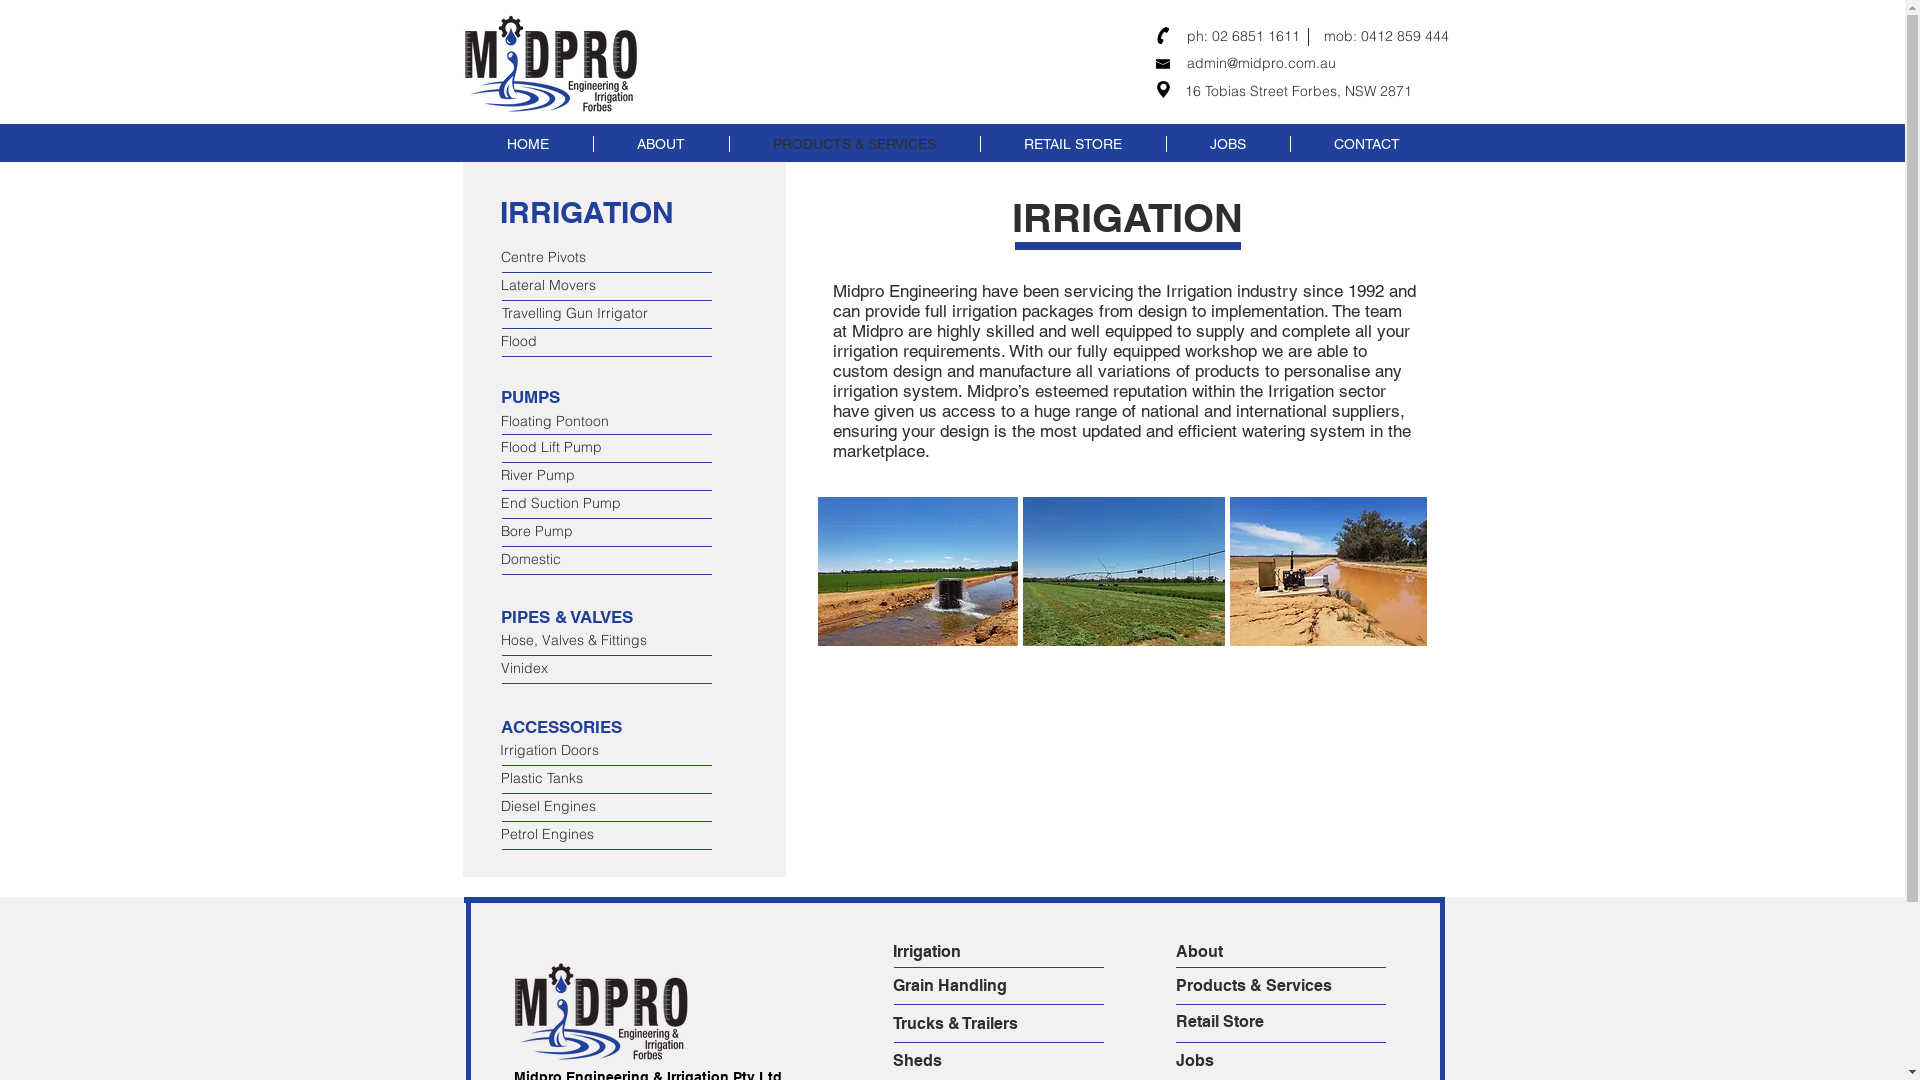 This screenshot has height=1080, width=1920. Describe the element at coordinates (537, 476) in the screenshot. I see `'River Pump'` at that location.